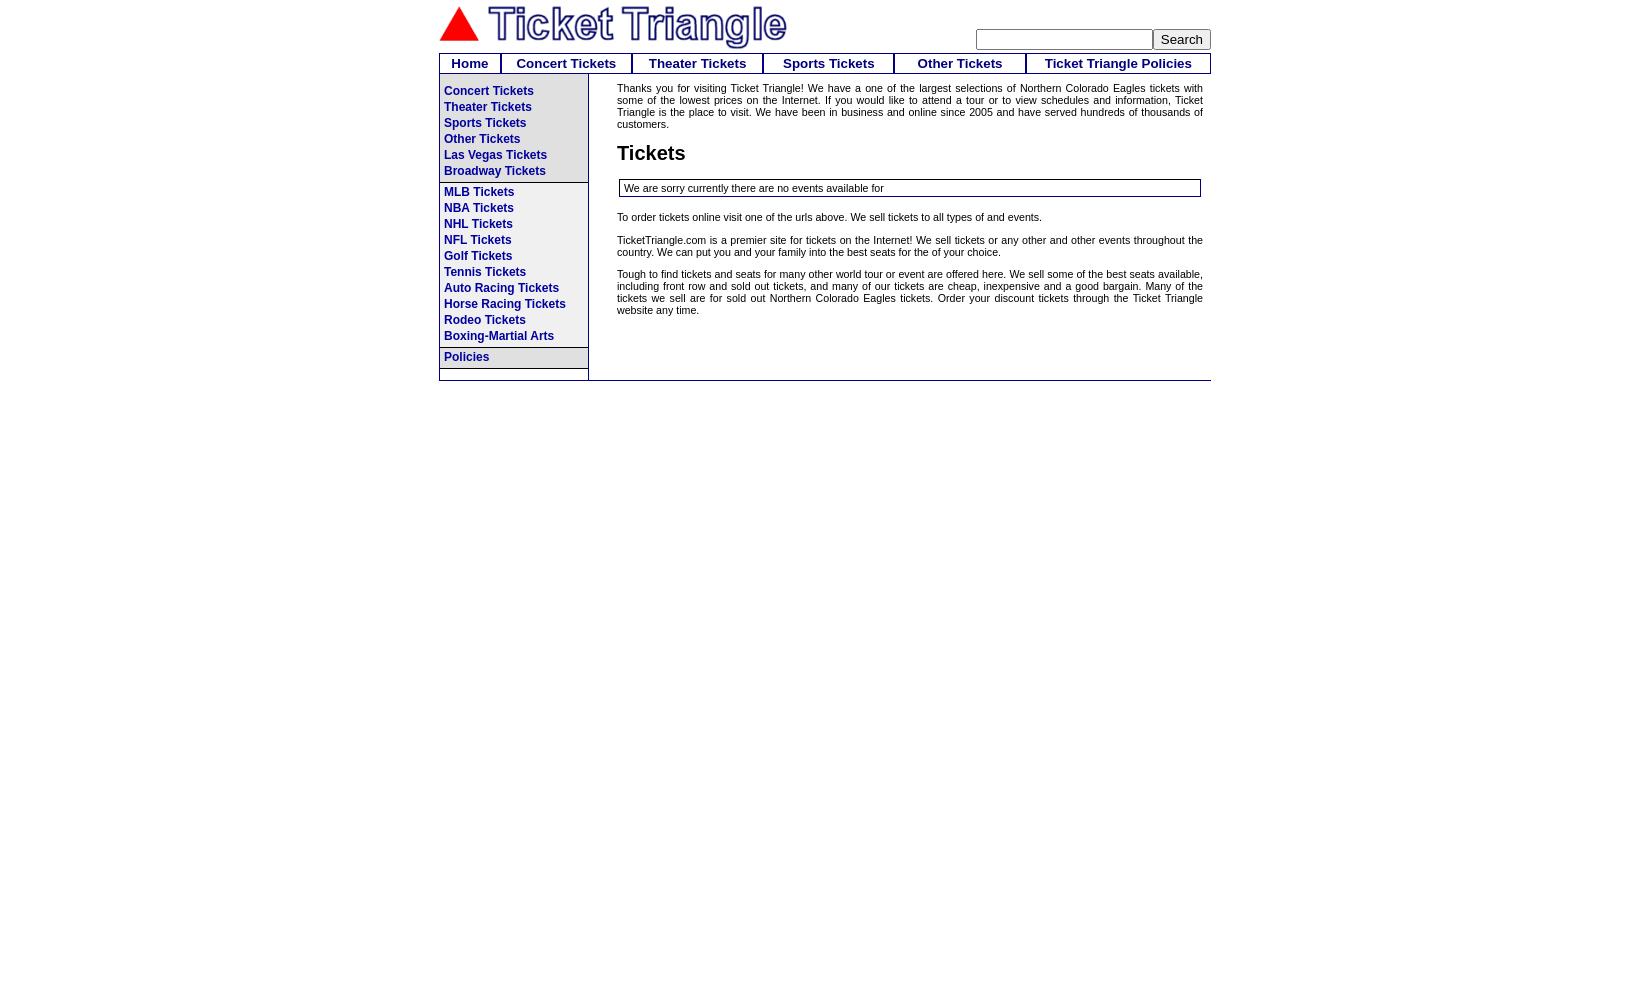 The image size is (1650, 1000). Describe the element at coordinates (477, 191) in the screenshot. I see `'MLB Tickets'` at that location.